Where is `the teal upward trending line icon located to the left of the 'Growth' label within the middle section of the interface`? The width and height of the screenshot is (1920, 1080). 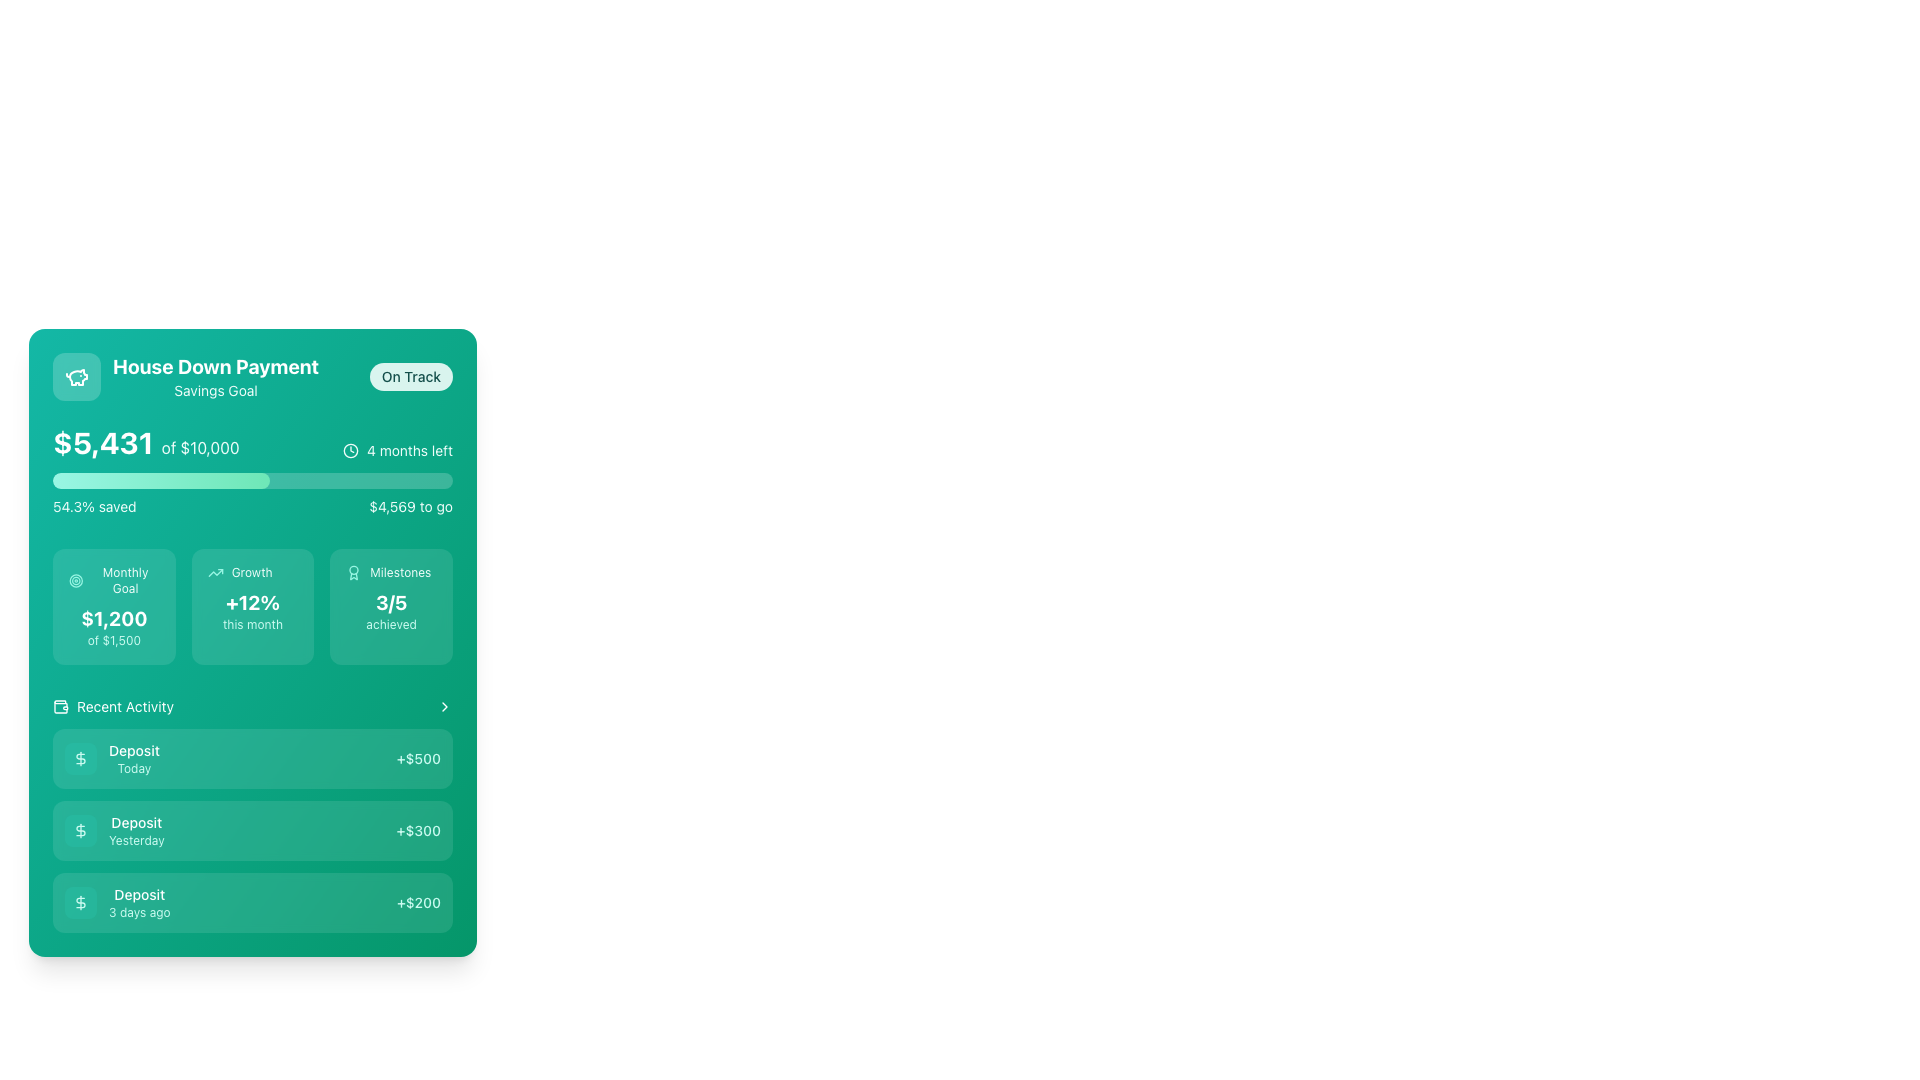 the teal upward trending line icon located to the left of the 'Growth' label within the middle section of the interface is located at coordinates (215, 573).